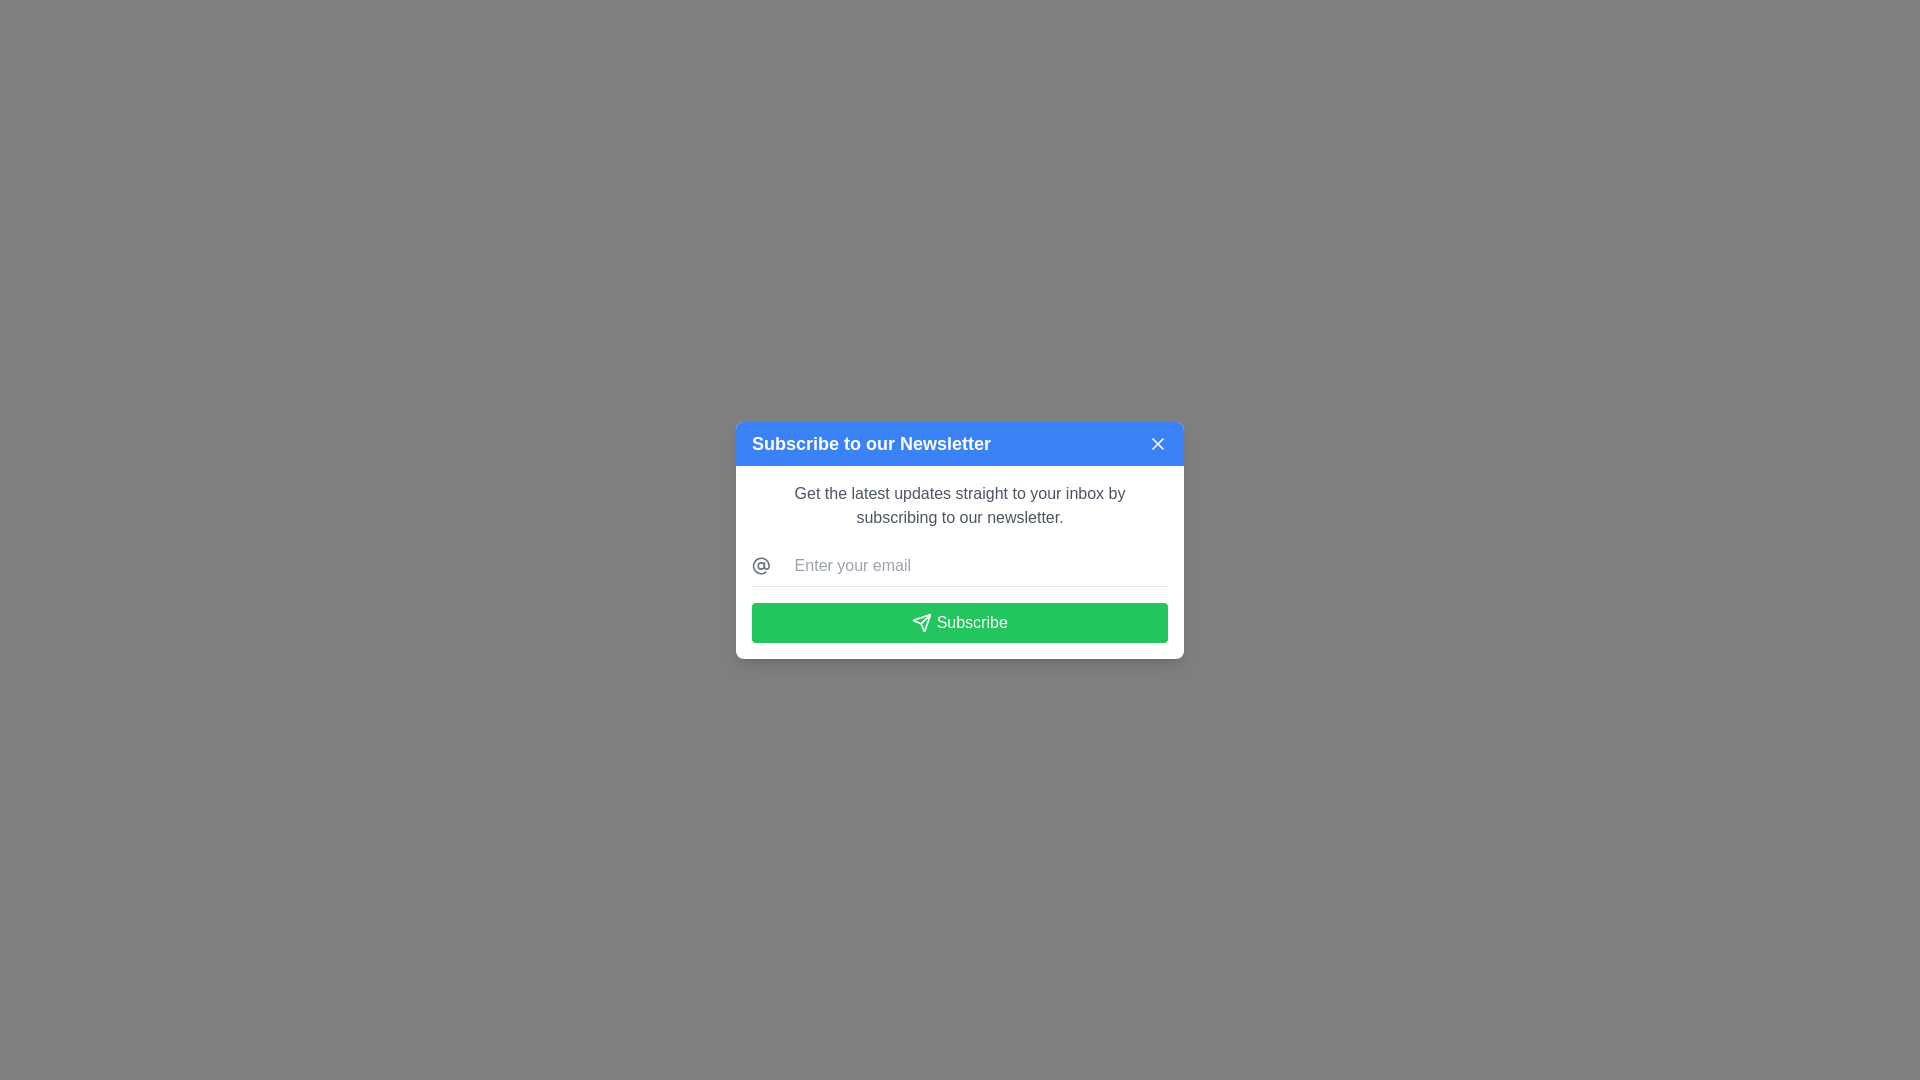  Describe the element at coordinates (760, 565) in the screenshot. I see `the circular '@' symbol icon rendered in gray, which is positioned to the left of the email input field labeled 'Enter your email' in the middle section of the popup modal` at that location.